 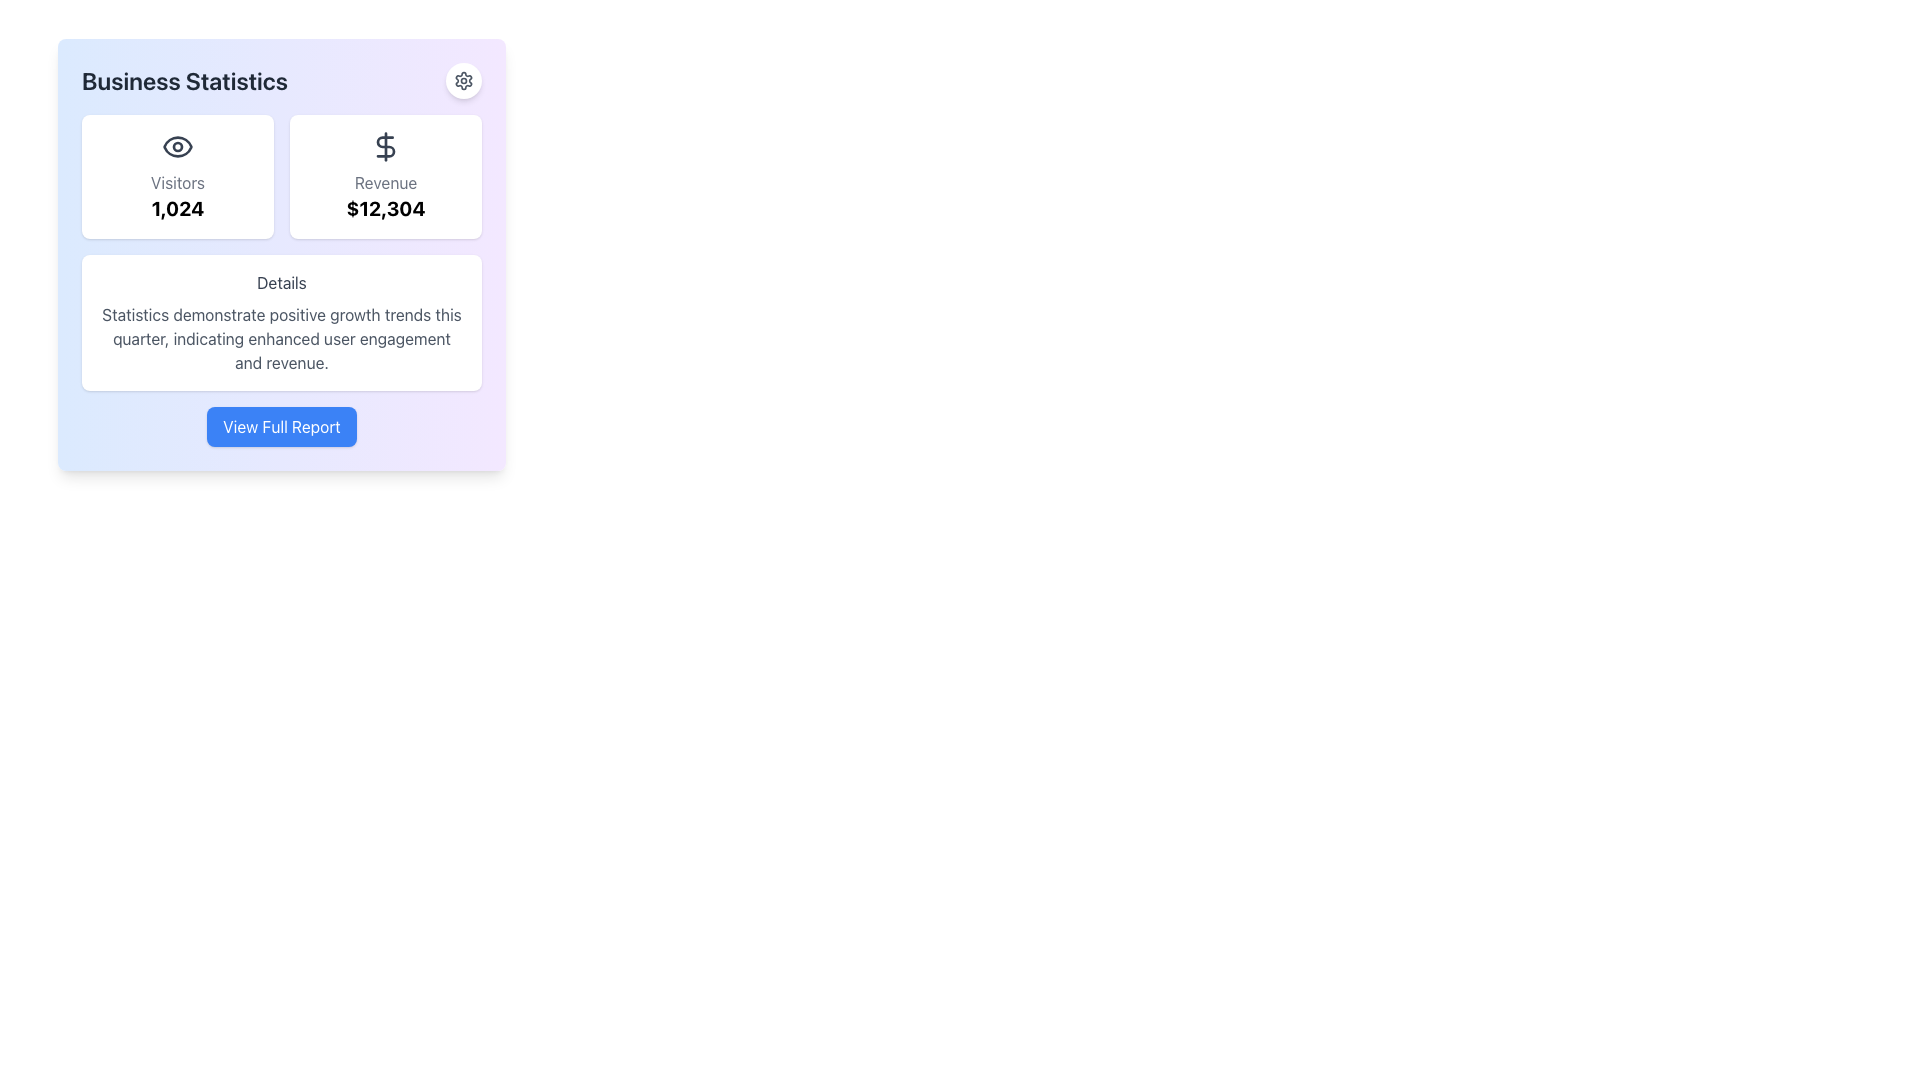 I want to click on the second static information display card in the 'Business Statistics' section that shows the revenue figure, positioned right of the 'Visitors' card, so click(x=385, y=176).